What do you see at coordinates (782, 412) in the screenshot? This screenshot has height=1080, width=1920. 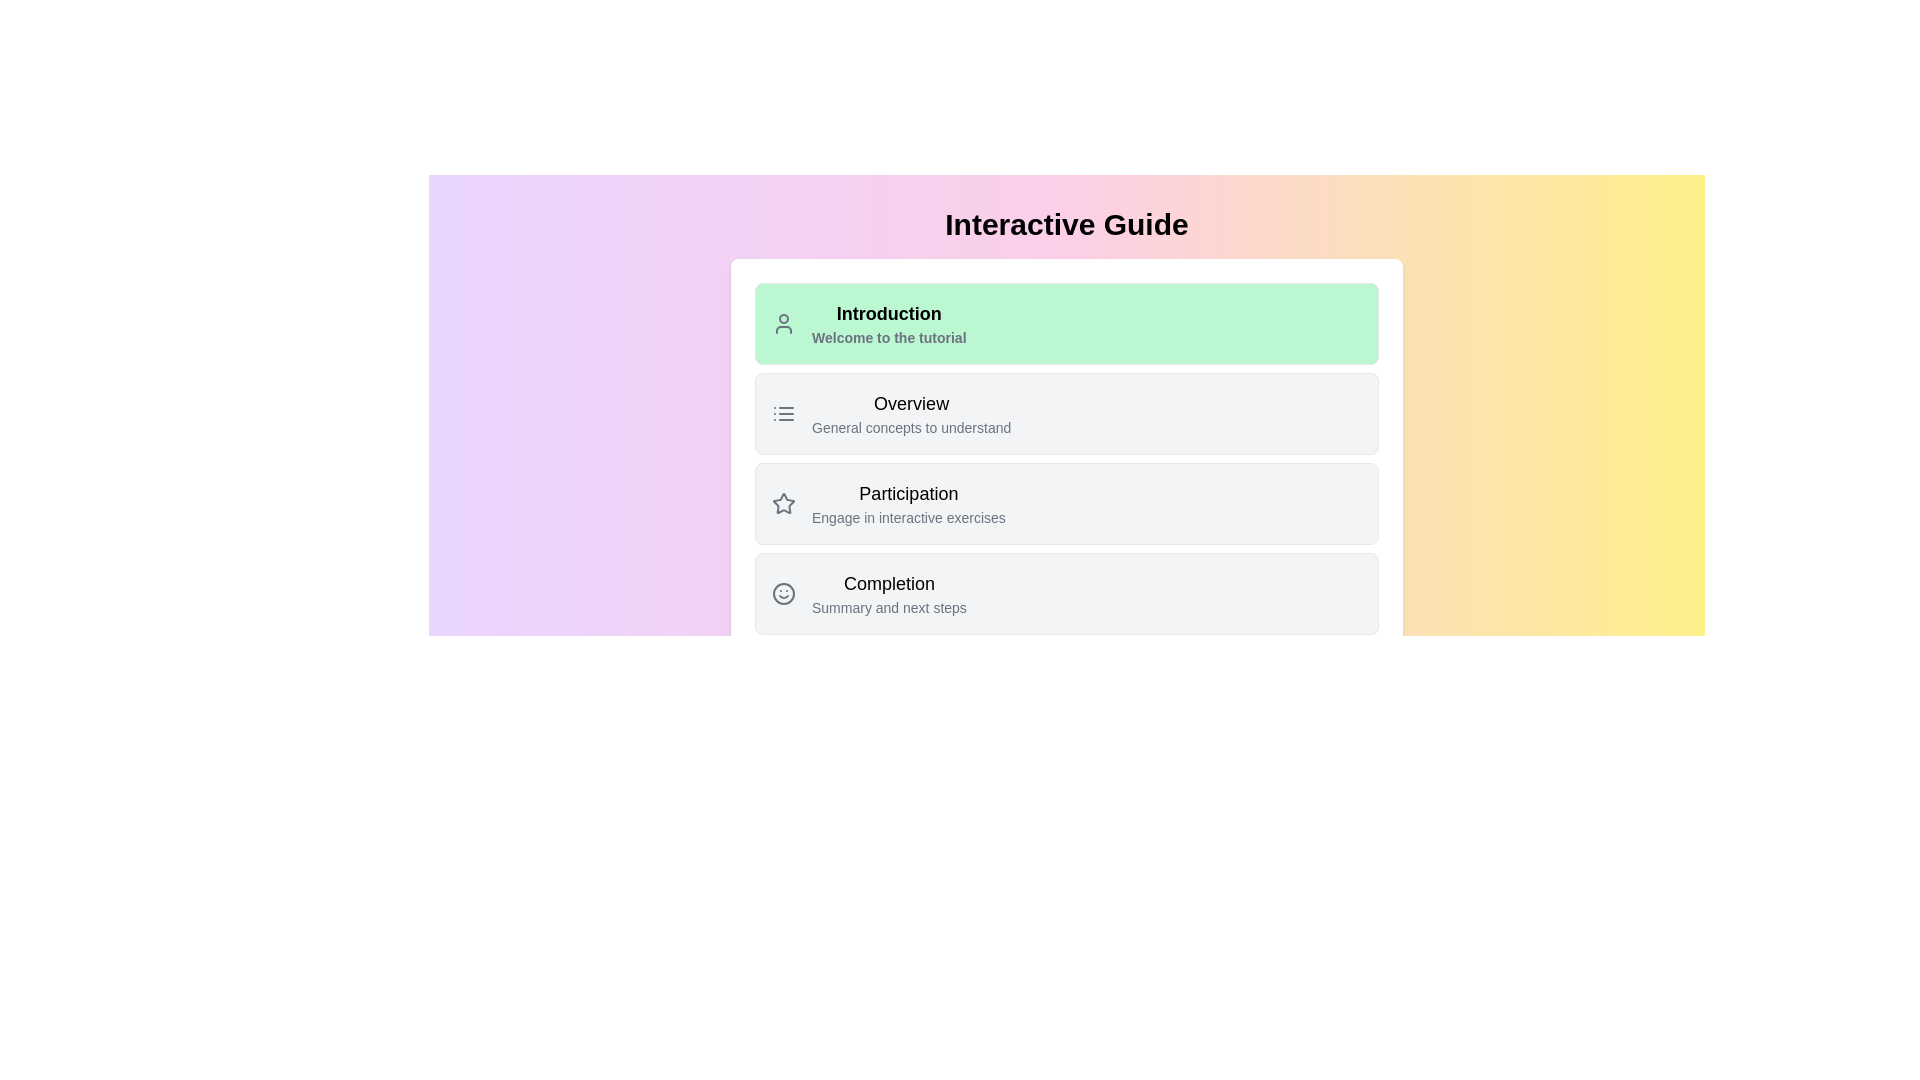 I see `the SVG icon resembling a bulleted list, located to the left of the 'Overview' text and above the 'General concepts to understand' description` at bounding box center [782, 412].